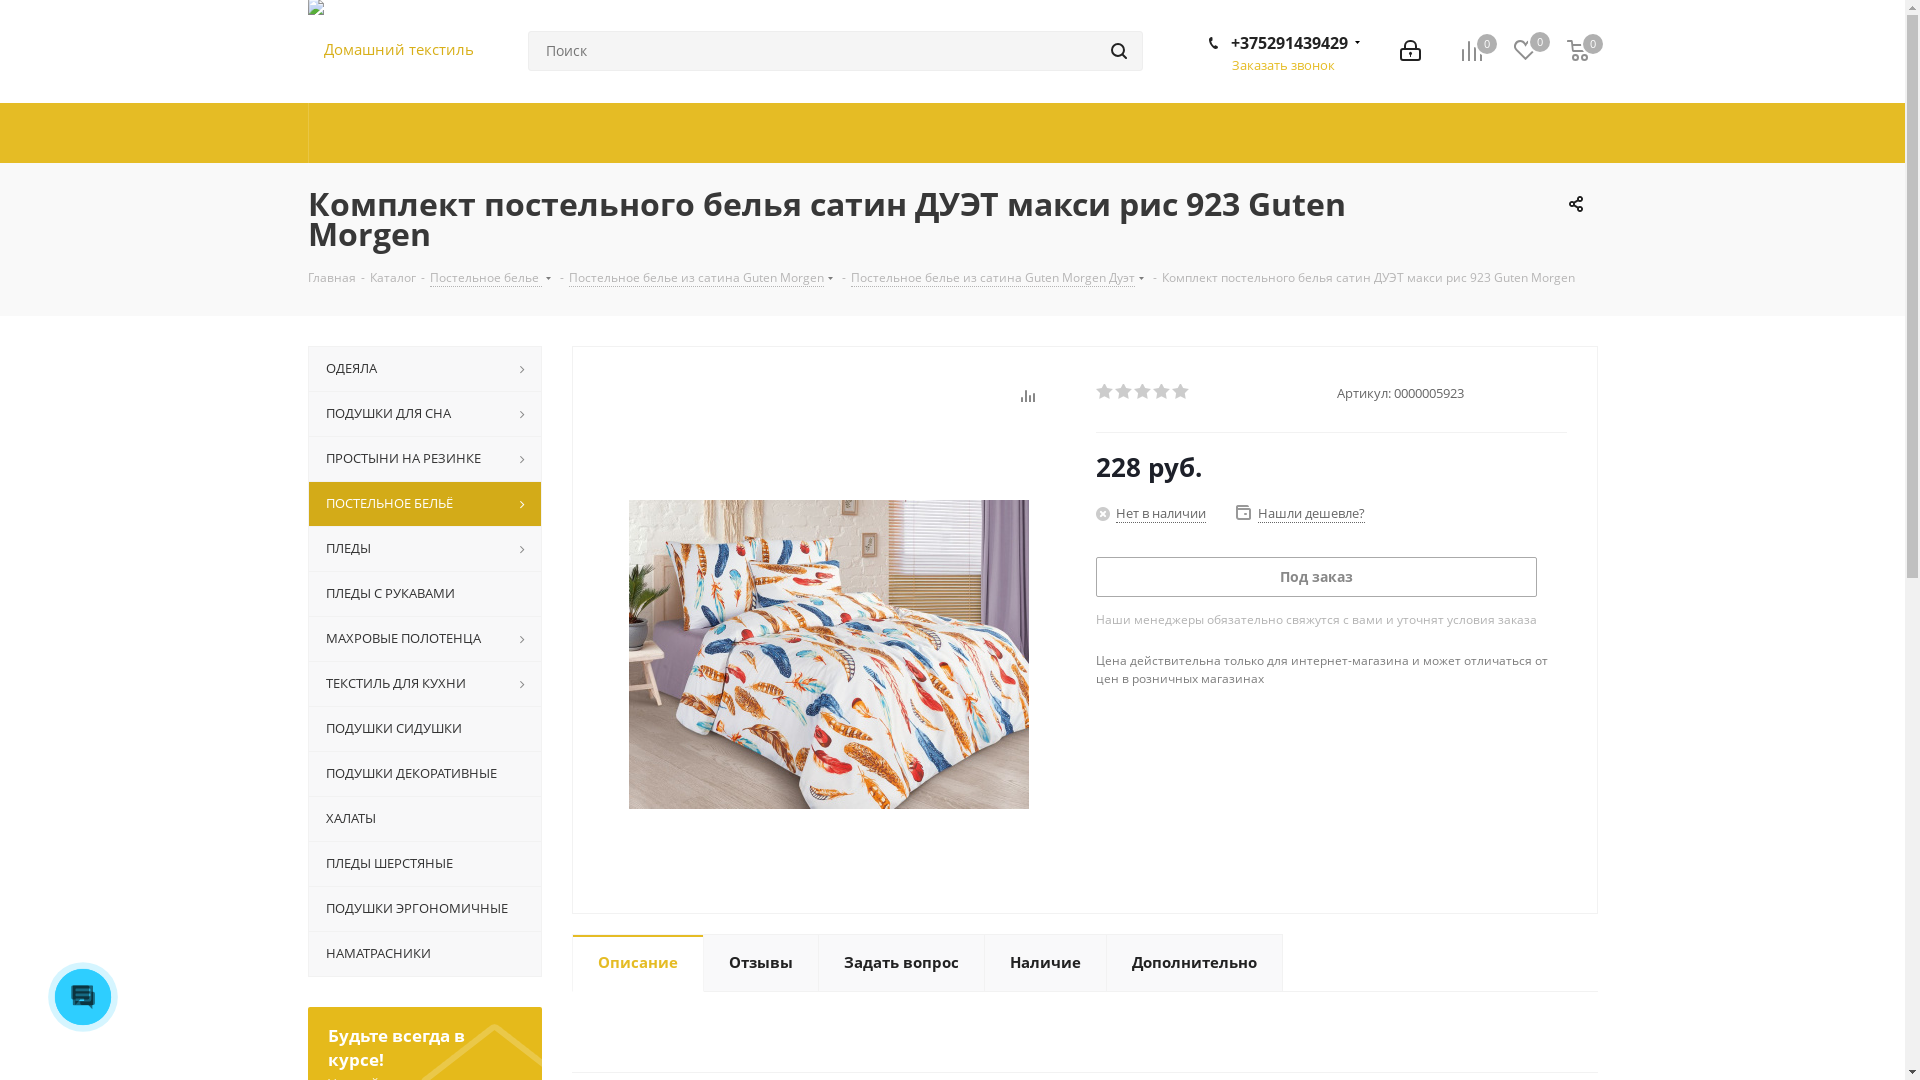  Describe the element at coordinates (1171, 392) in the screenshot. I see `'5'` at that location.